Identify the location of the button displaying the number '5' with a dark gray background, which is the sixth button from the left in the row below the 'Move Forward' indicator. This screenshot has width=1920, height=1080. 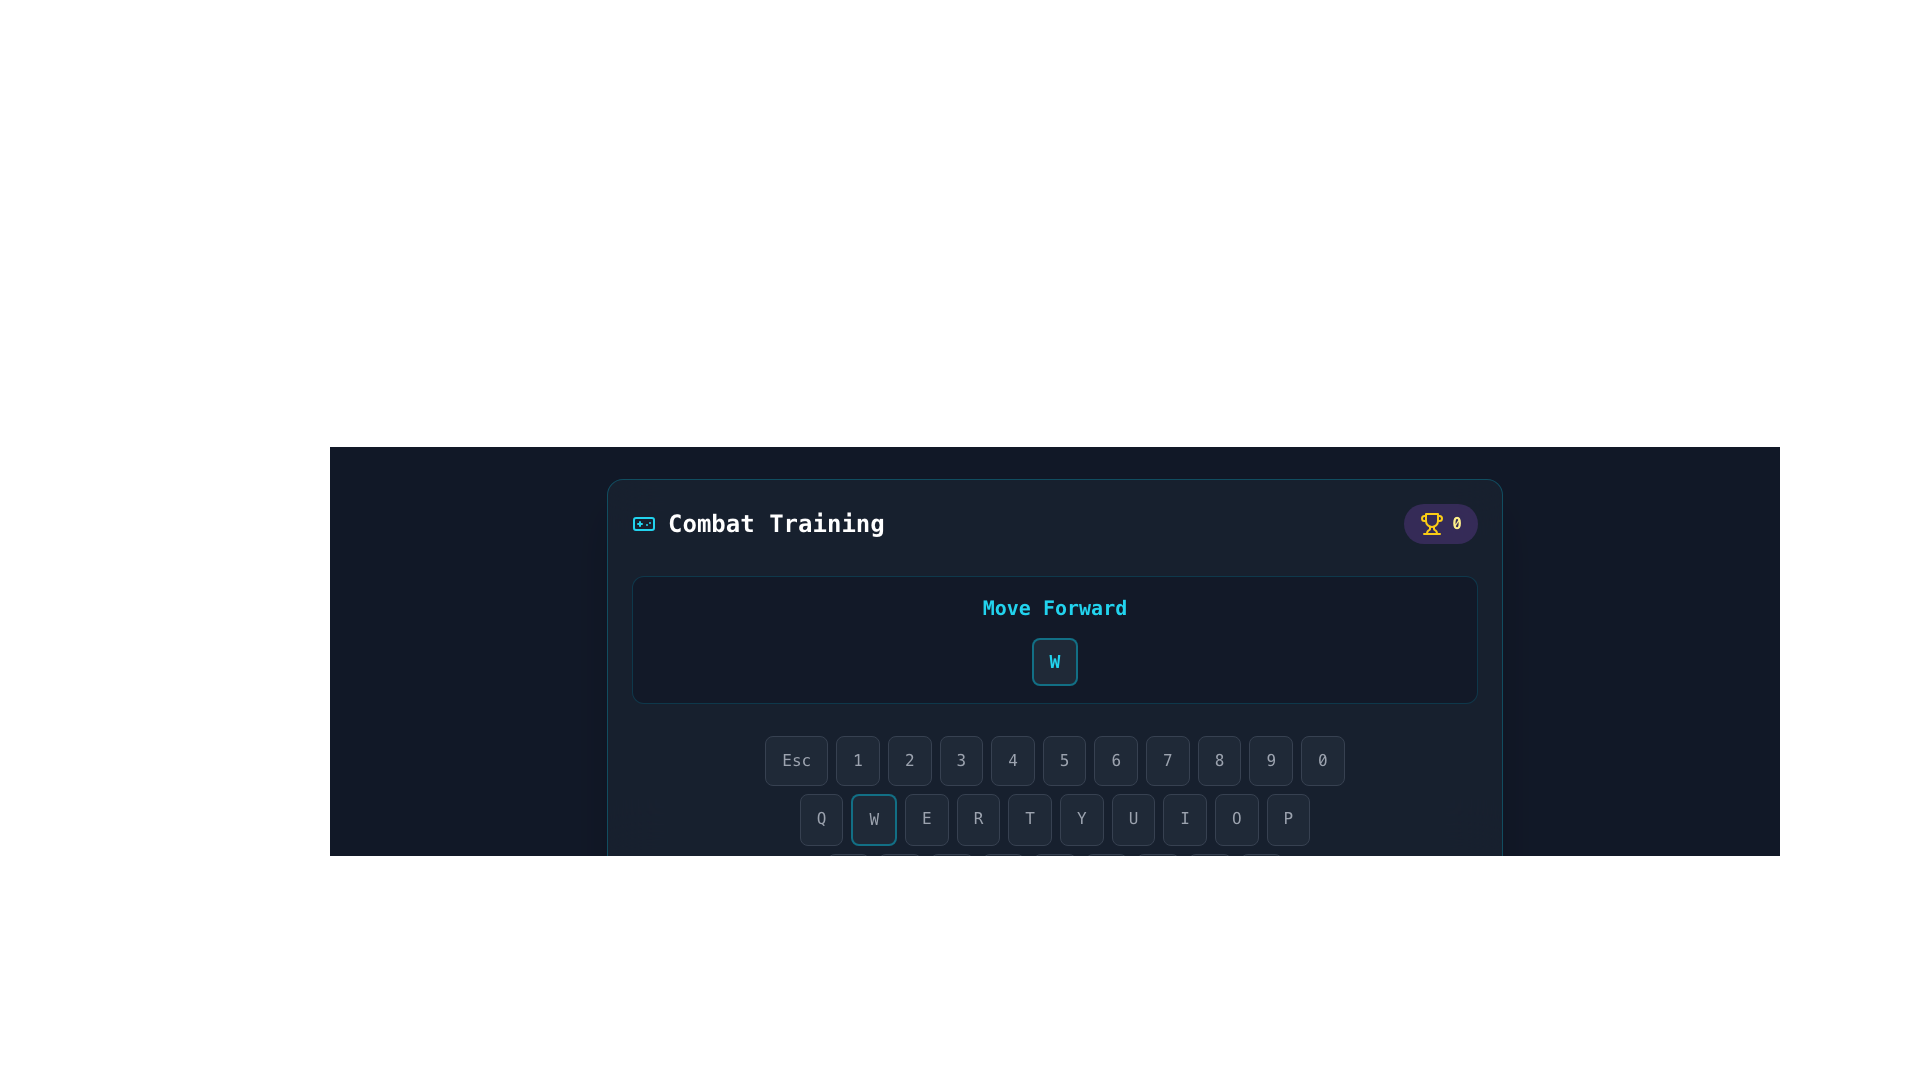
(1063, 760).